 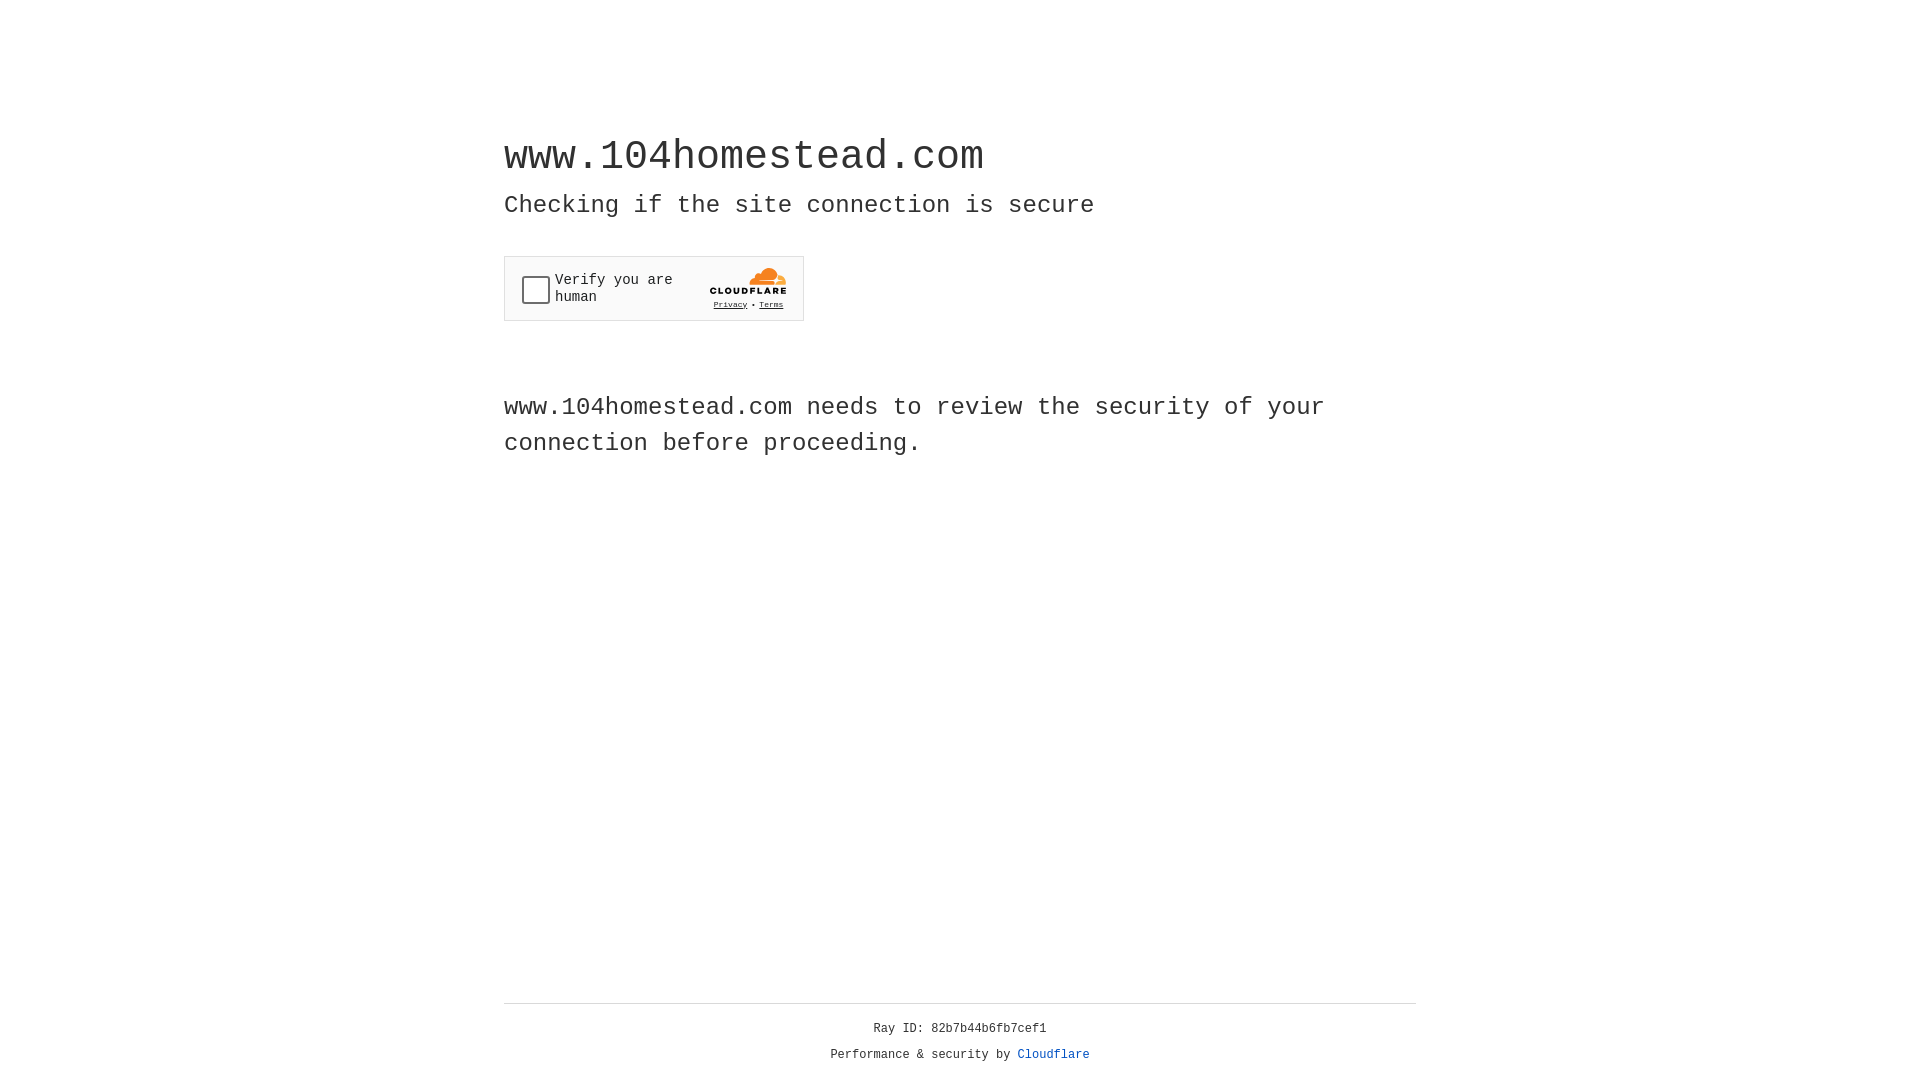 I want to click on 'Widget containing a Cloudflare security challenge', so click(x=653, y=288).